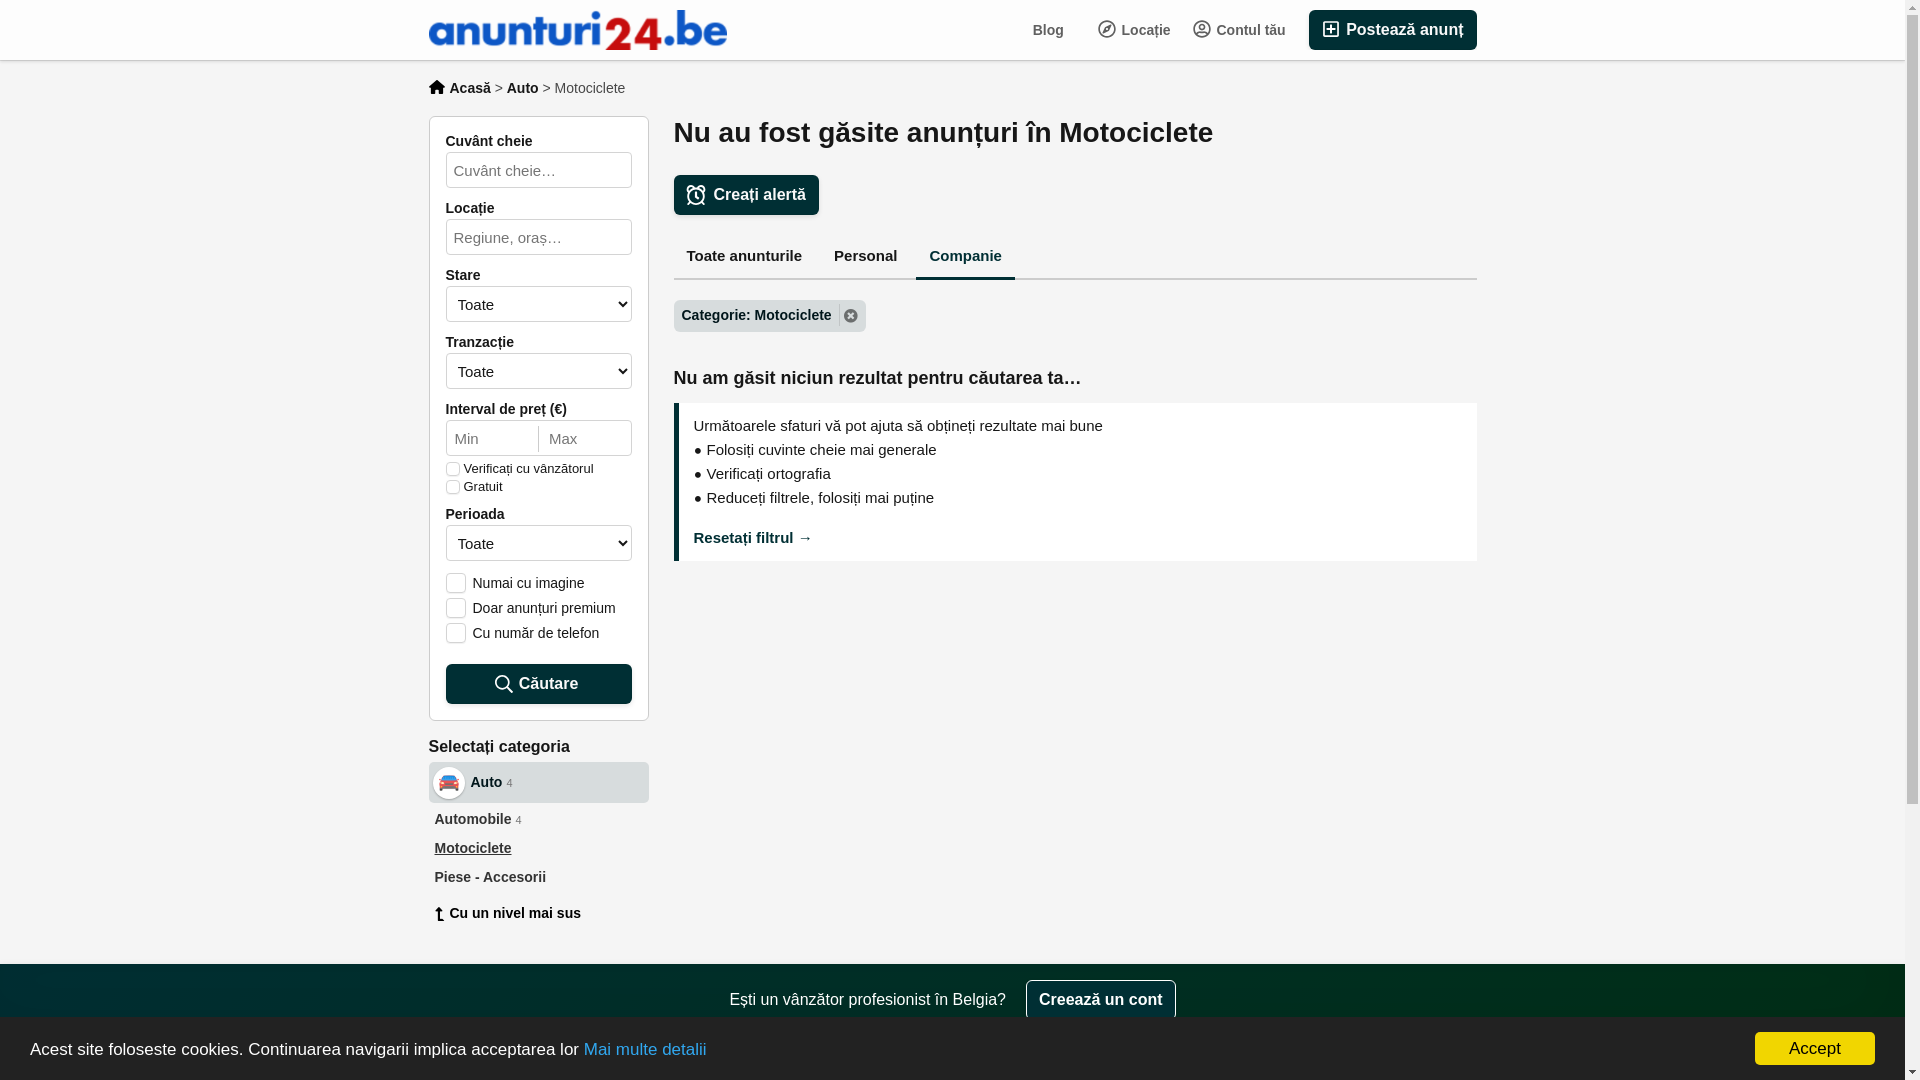 This screenshot has height=1080, width=1920. What do you see at coordinates (645, 1048) in the screenshot?
I see `'Mai multe detalii'` at bounding box center [645, 1048].